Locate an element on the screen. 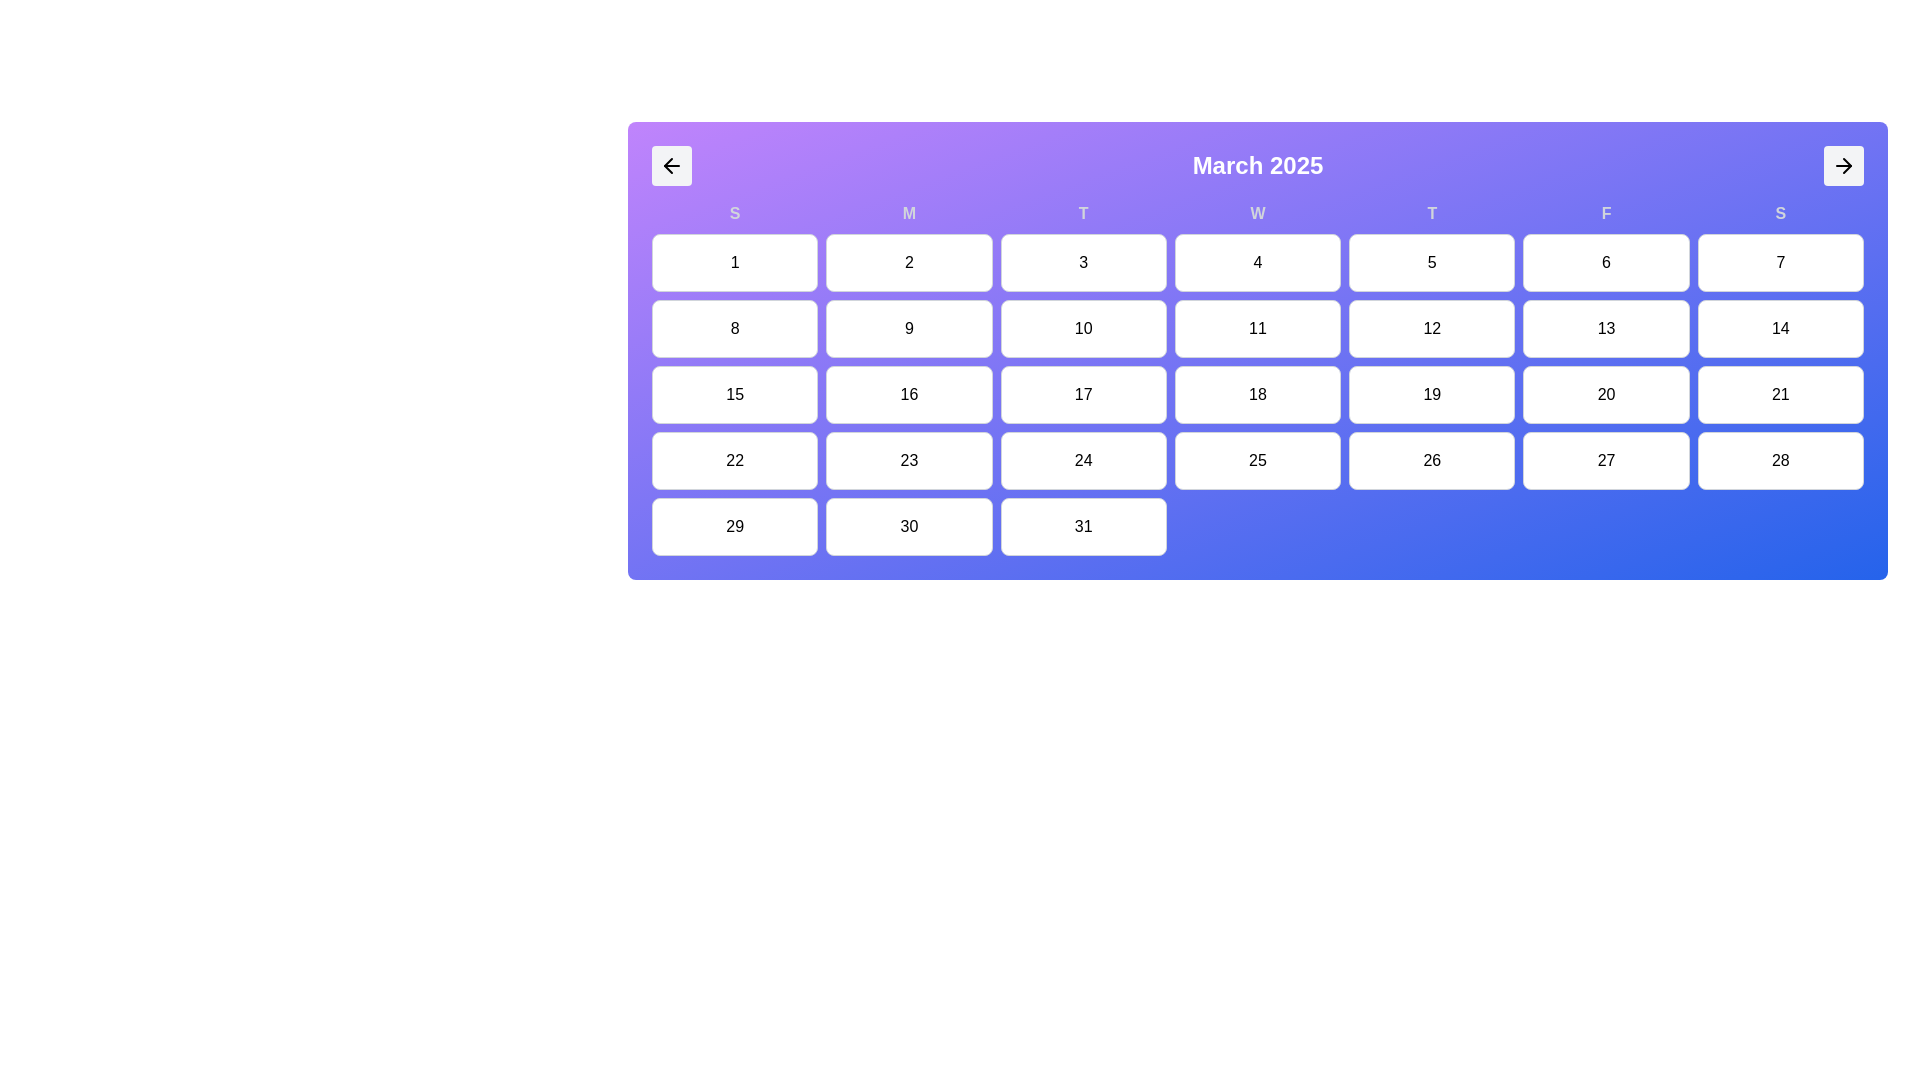  the Calendar day tile labeled '29', which is a rectangular tile with a white background and rounded corners, located in the last row of the calendar grid is located at coordinates (734, 526).